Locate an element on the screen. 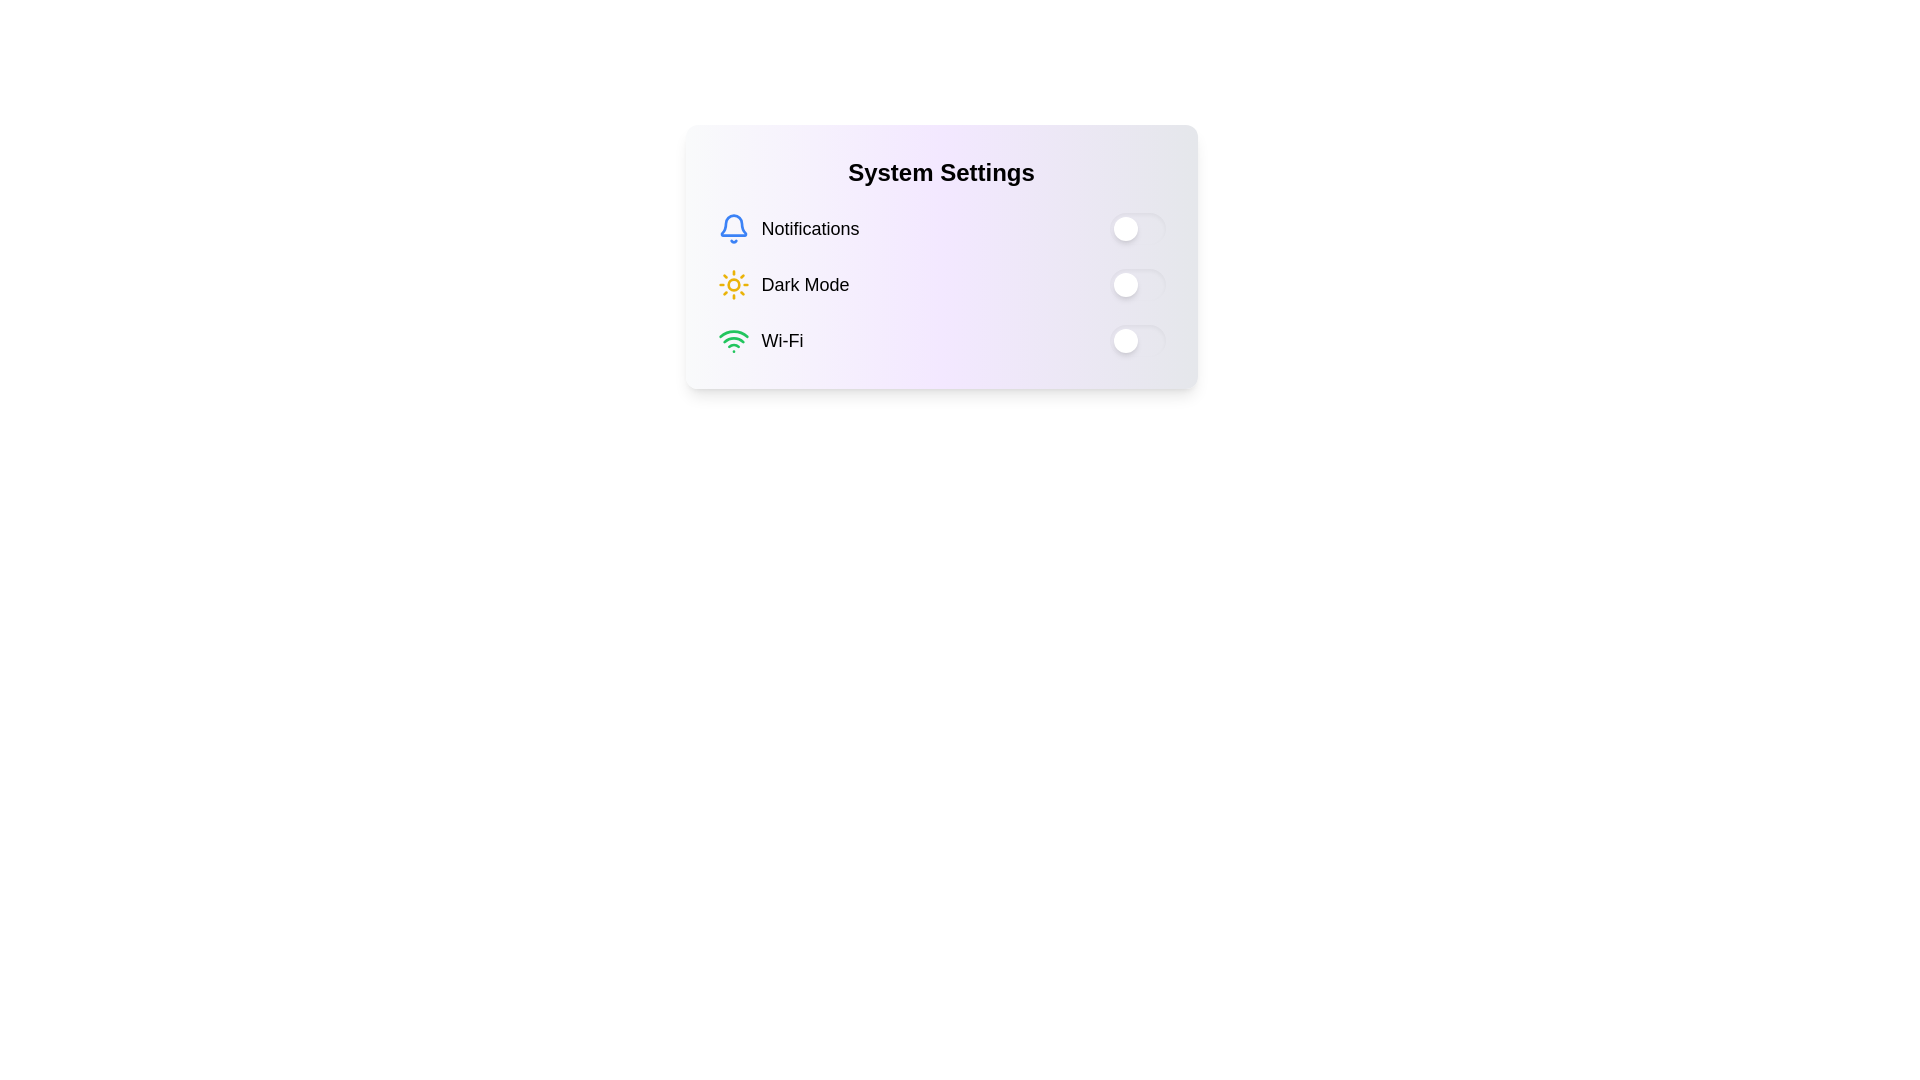  the blue outlined bell icon that resembles a notification symbol, located at the top-left corner of the 'Notifications' section in the settings interface is located at coordinates (732, 227).